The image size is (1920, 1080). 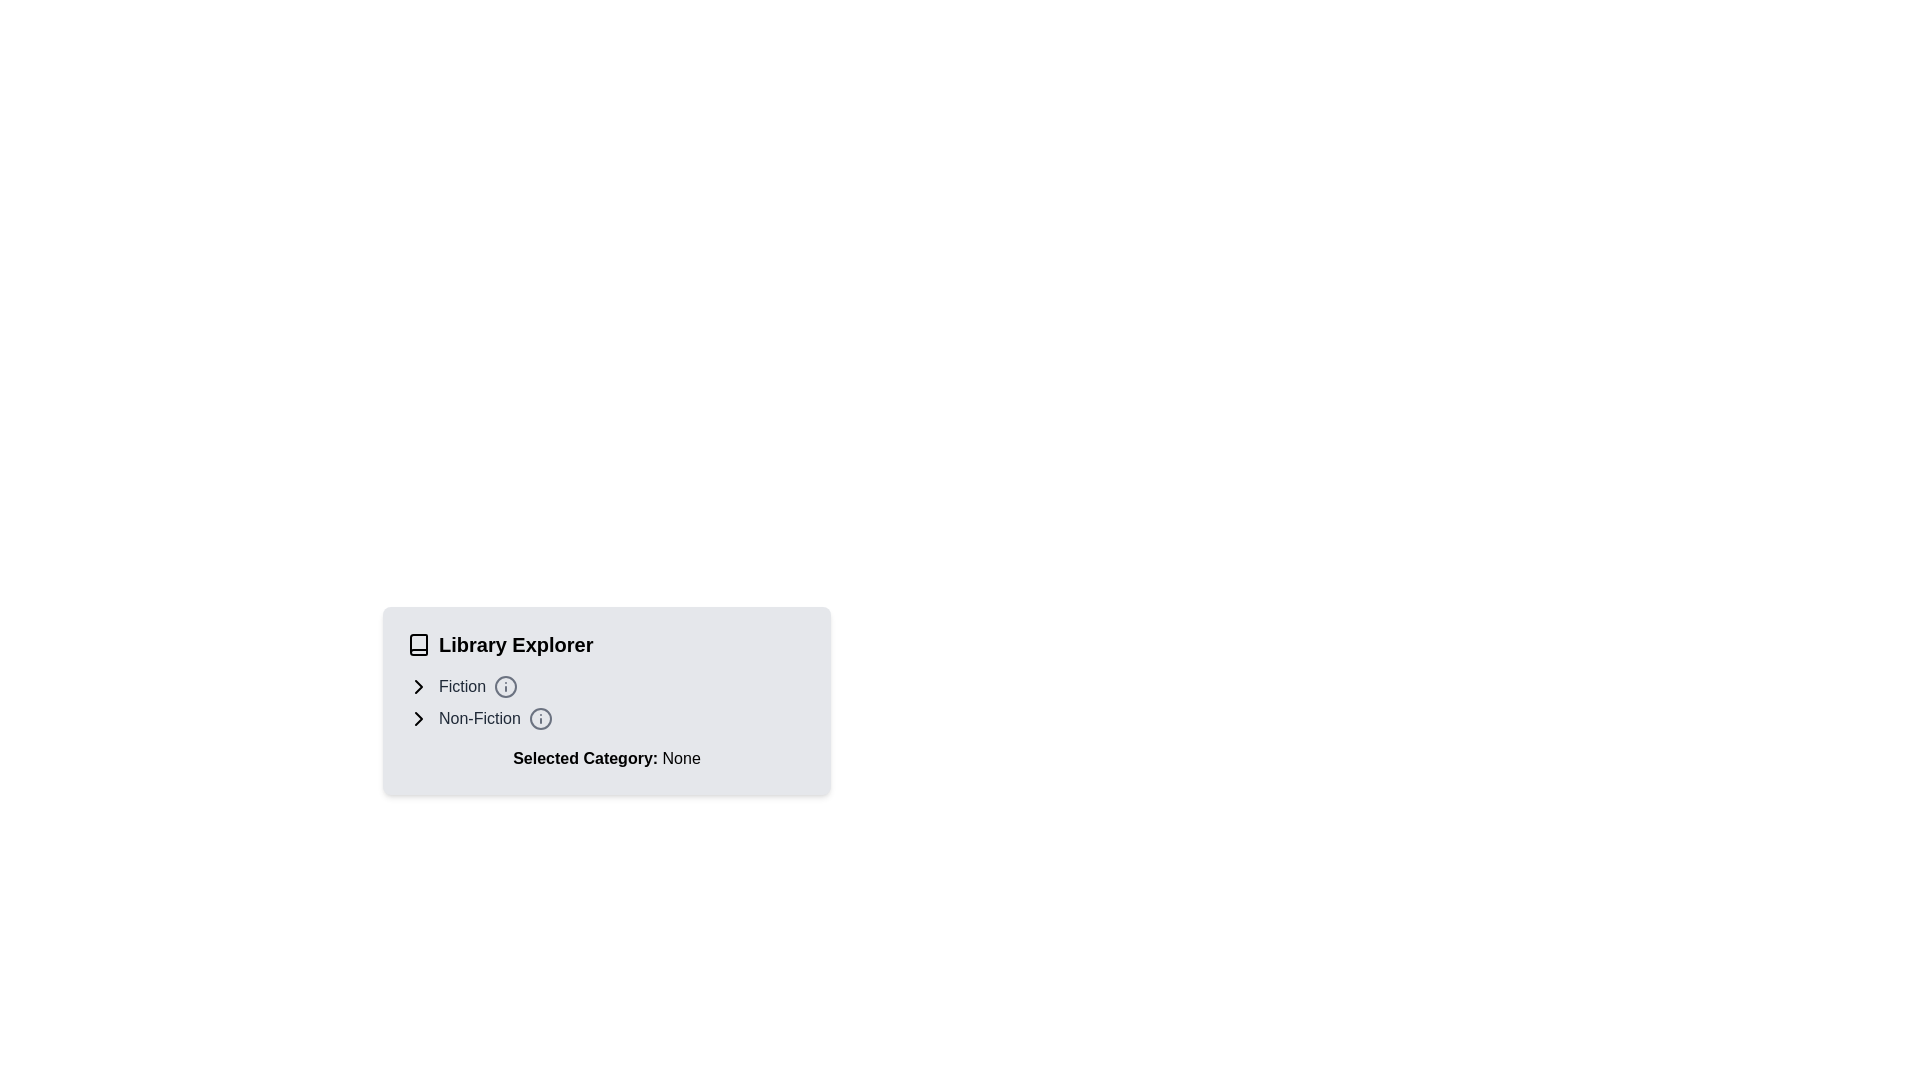 What do you see at coordinates (417, 644) in the screenshot?
I see `the decorative icon for the 'Library Explorer' section, located at the far left of the header before the title text 'Library Explorer'` at bounding box center [417, 644].